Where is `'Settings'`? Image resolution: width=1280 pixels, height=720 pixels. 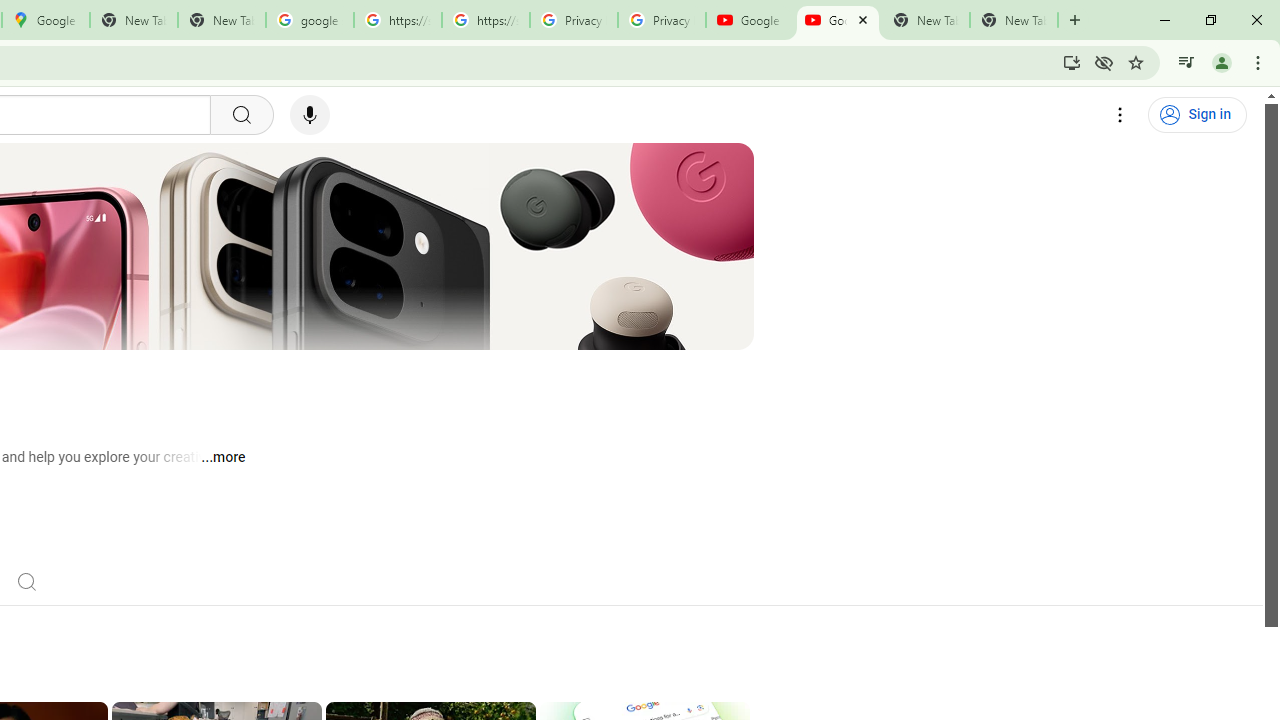 'Settings' is located at coordinates (1120, 115).